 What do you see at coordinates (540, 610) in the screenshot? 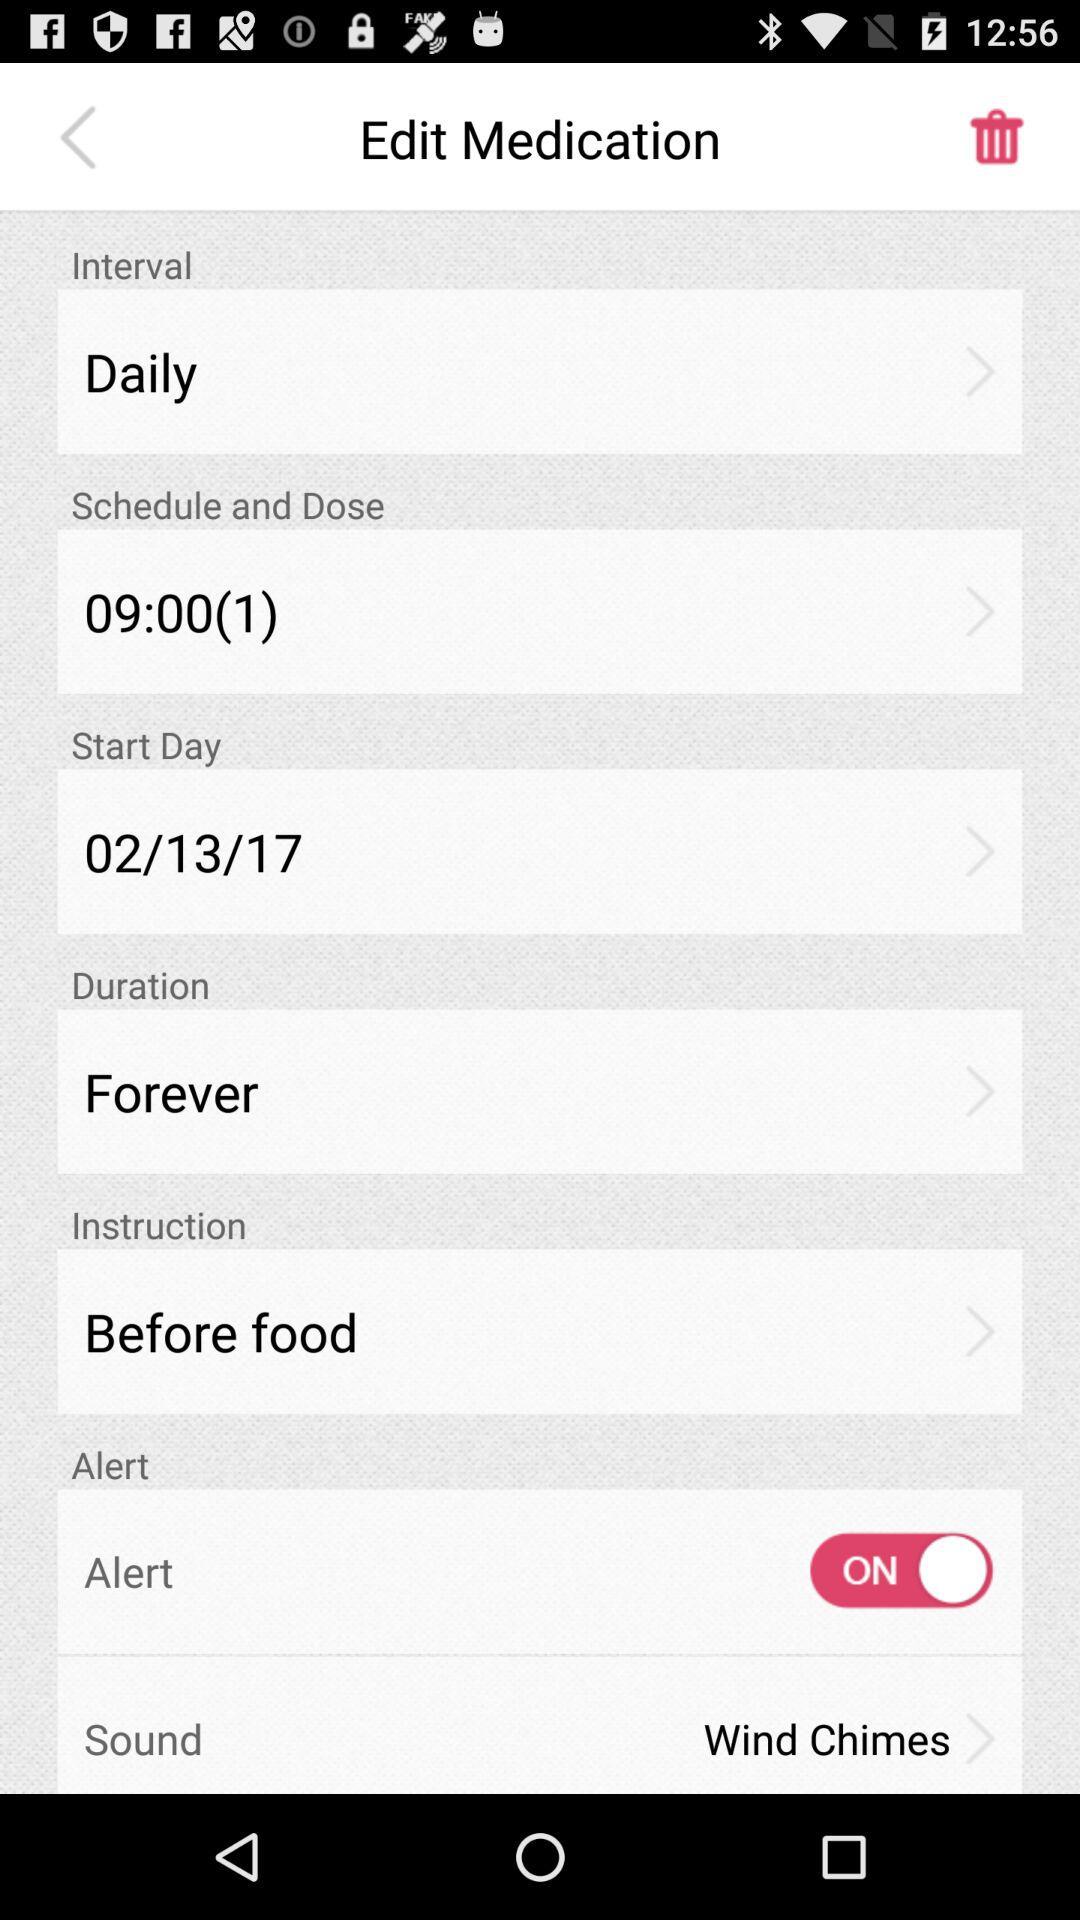
I see `09:00(1)` at bounding box center [540, 610].